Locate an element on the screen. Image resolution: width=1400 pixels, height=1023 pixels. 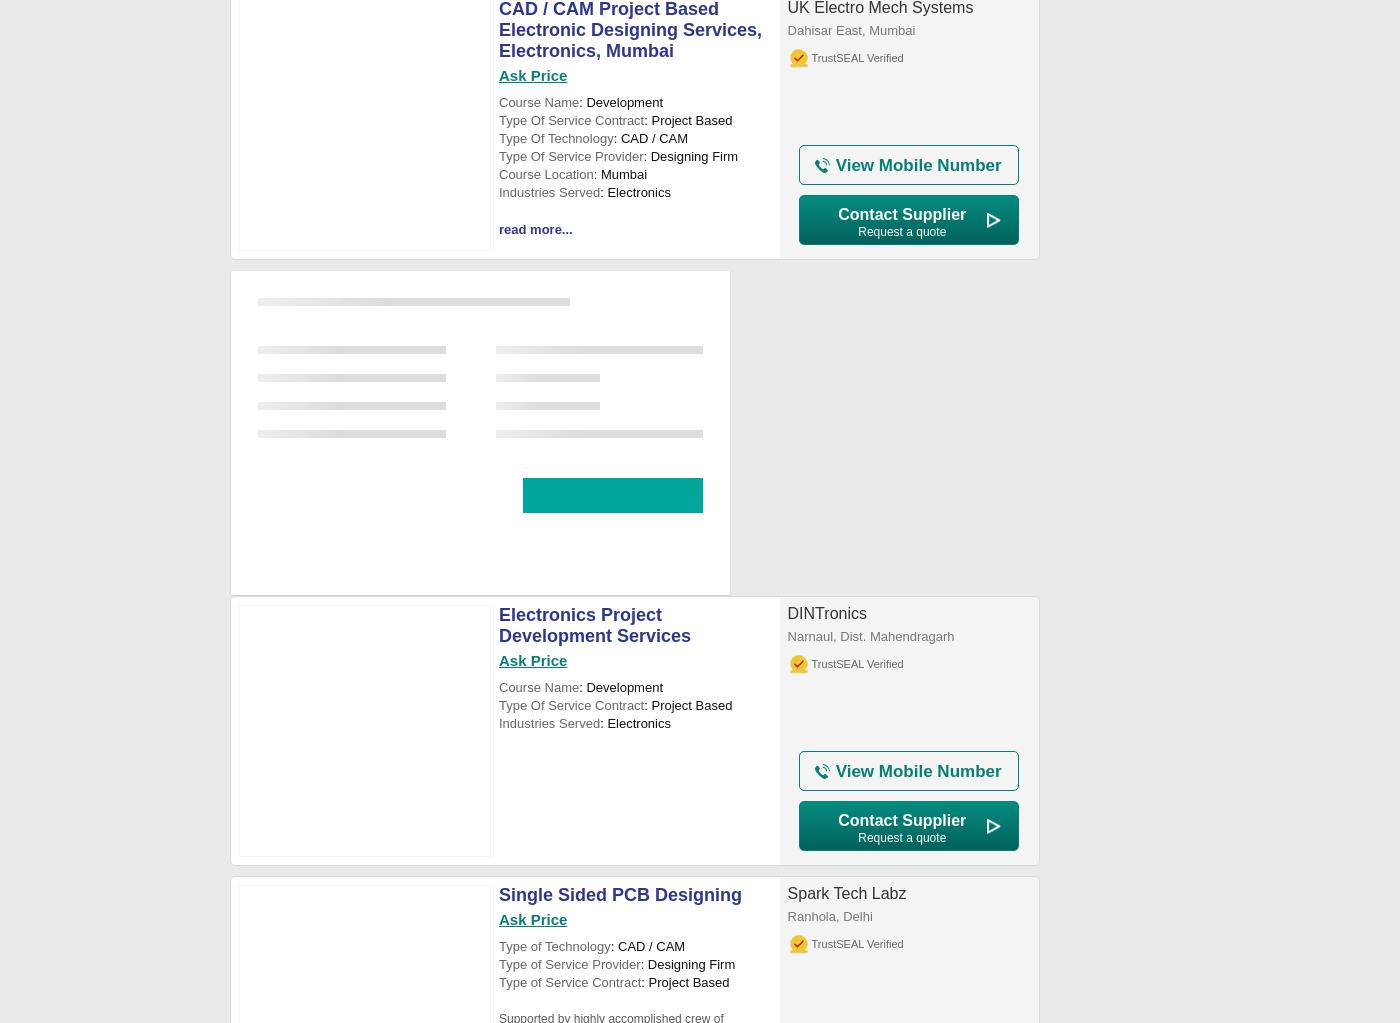
'Type Of Technology' is located at coordinates (555, 137).